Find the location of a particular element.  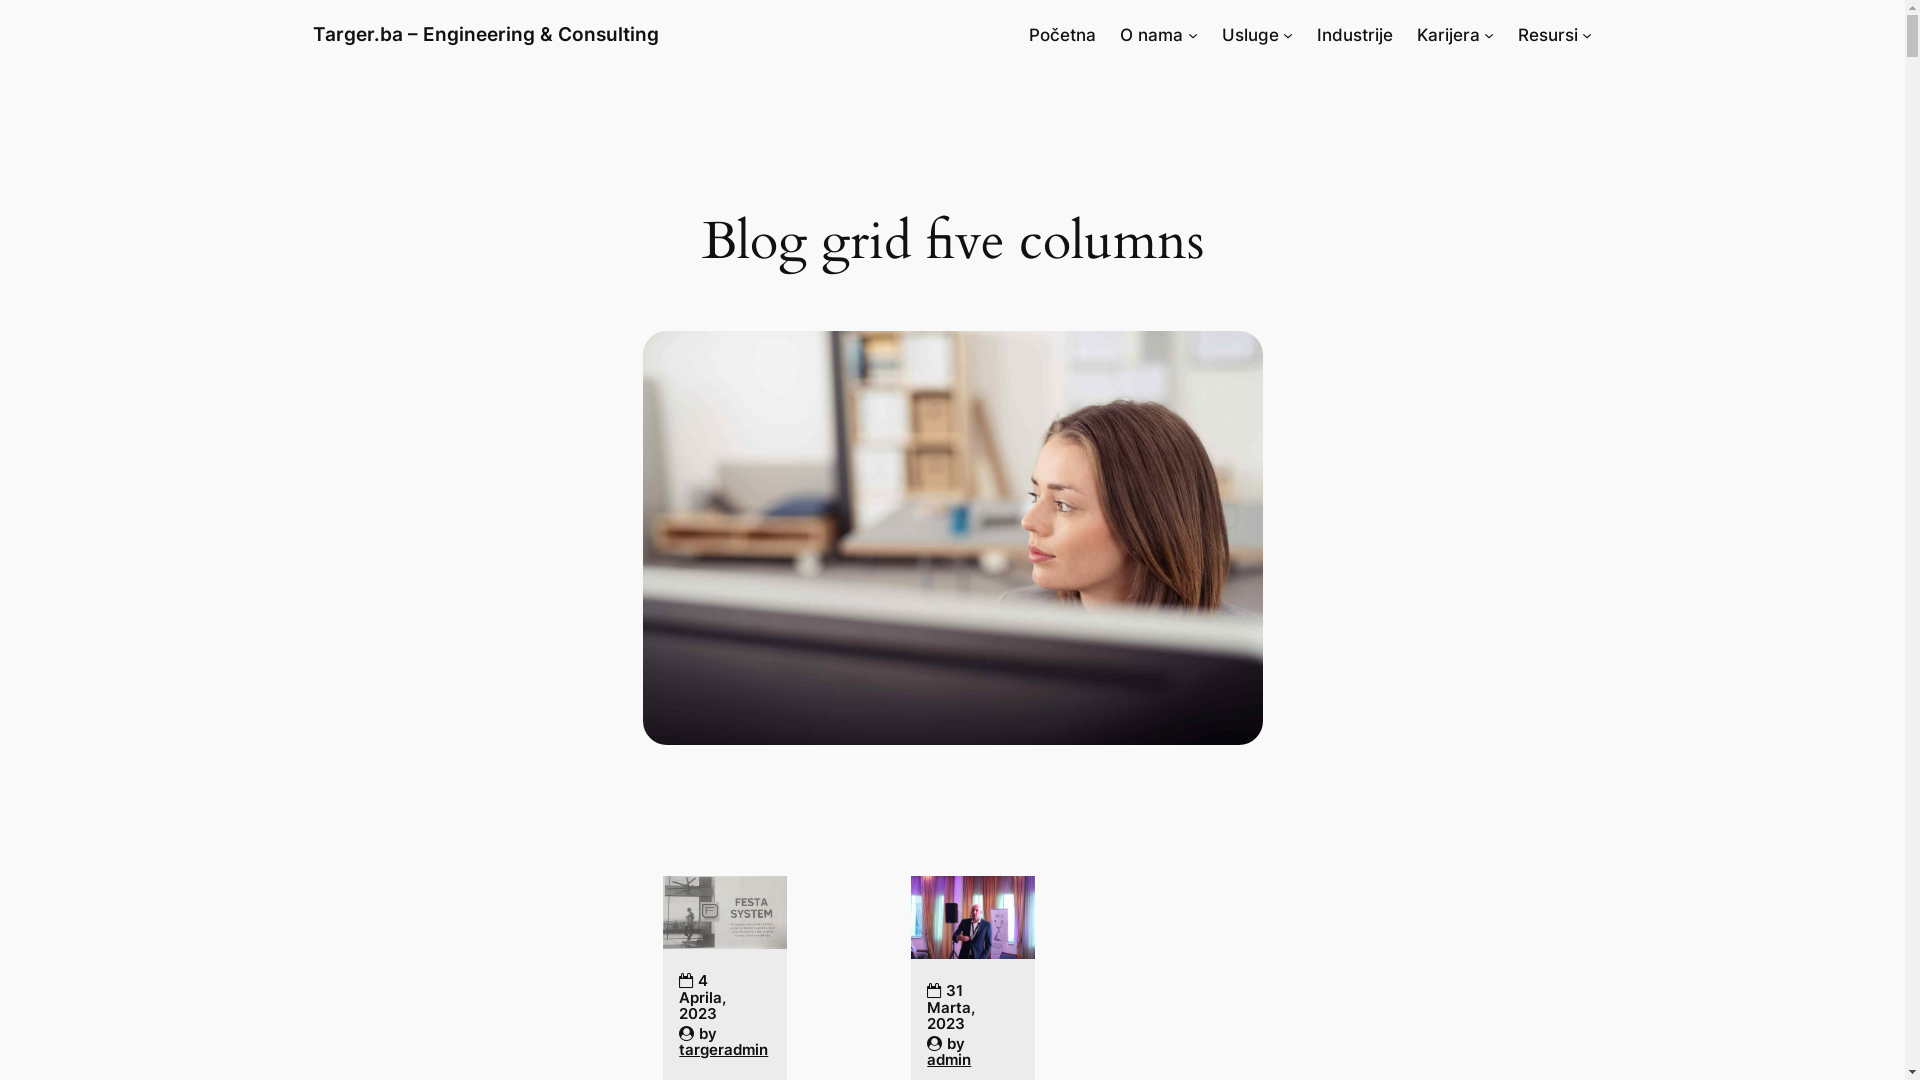

'admin' is located at coordinates (925, 1059).